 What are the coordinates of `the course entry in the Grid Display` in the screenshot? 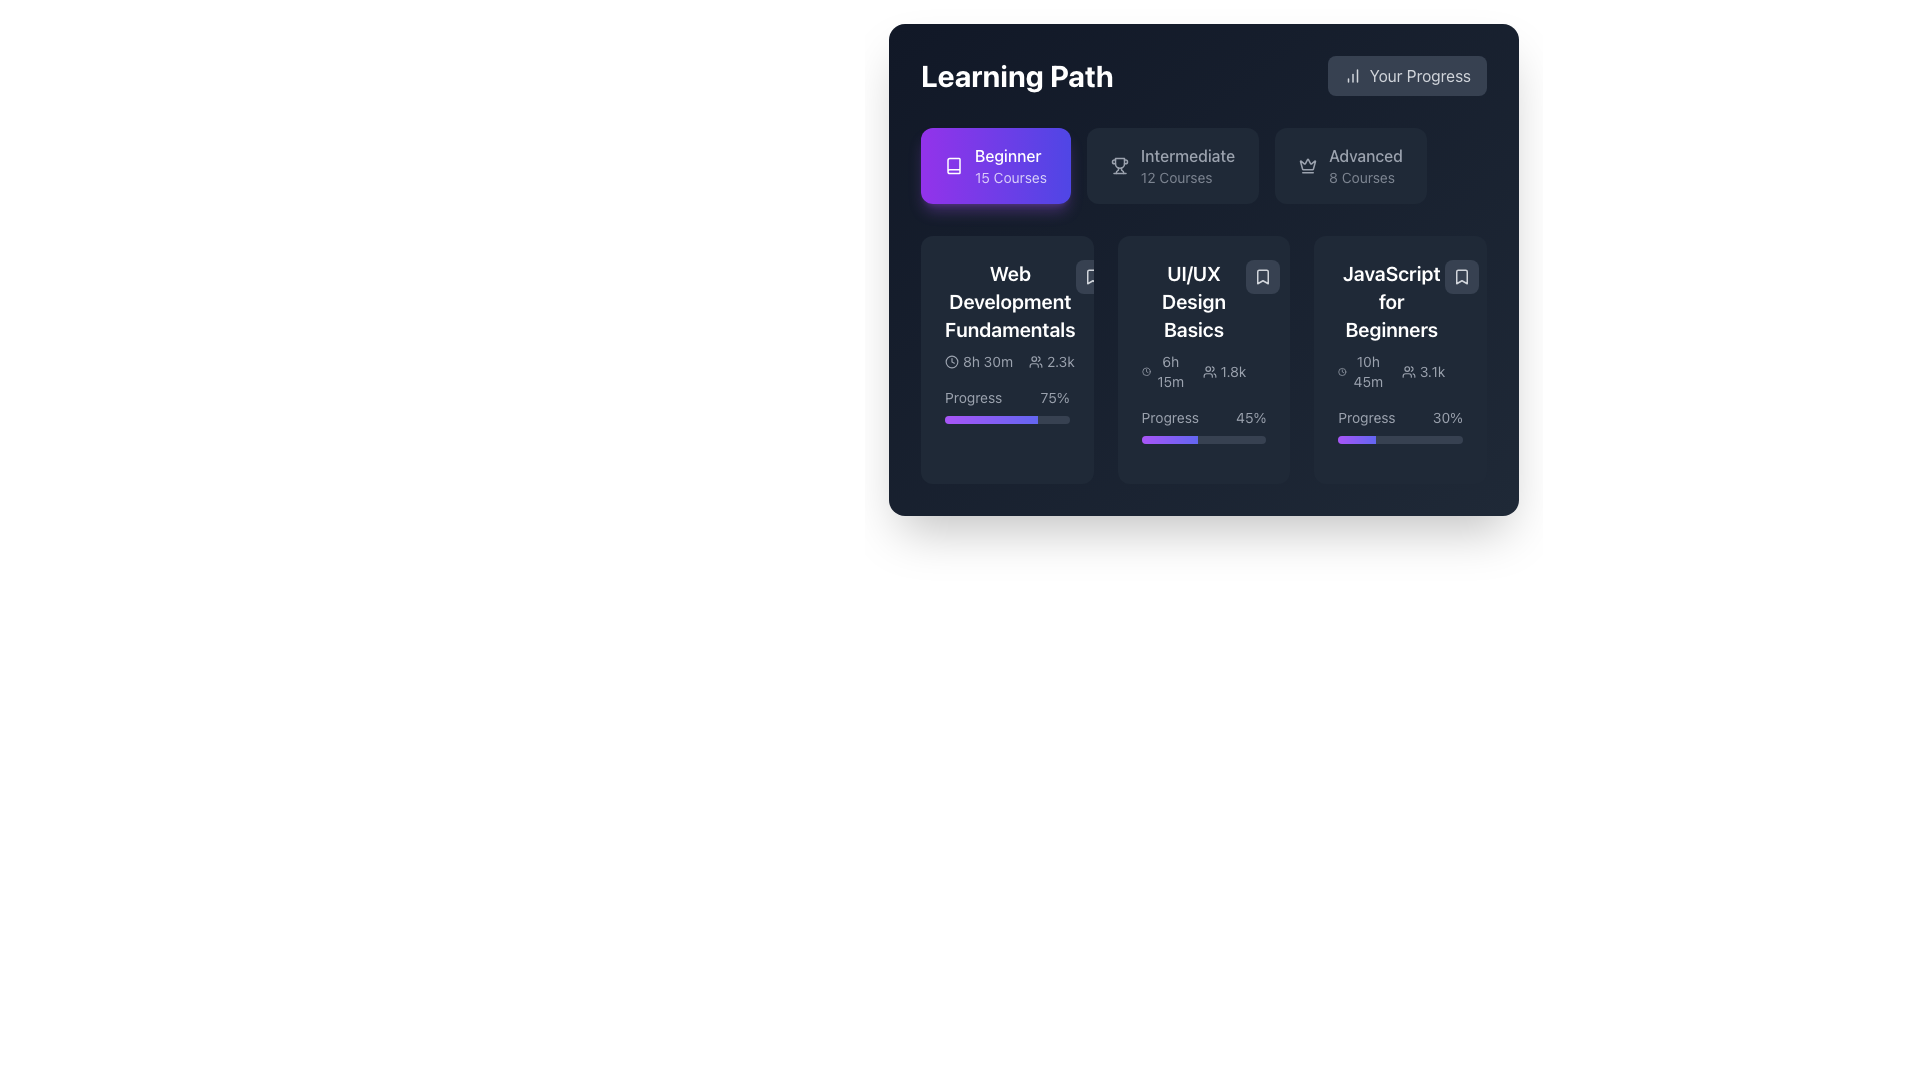 It's located at (1203, 358).